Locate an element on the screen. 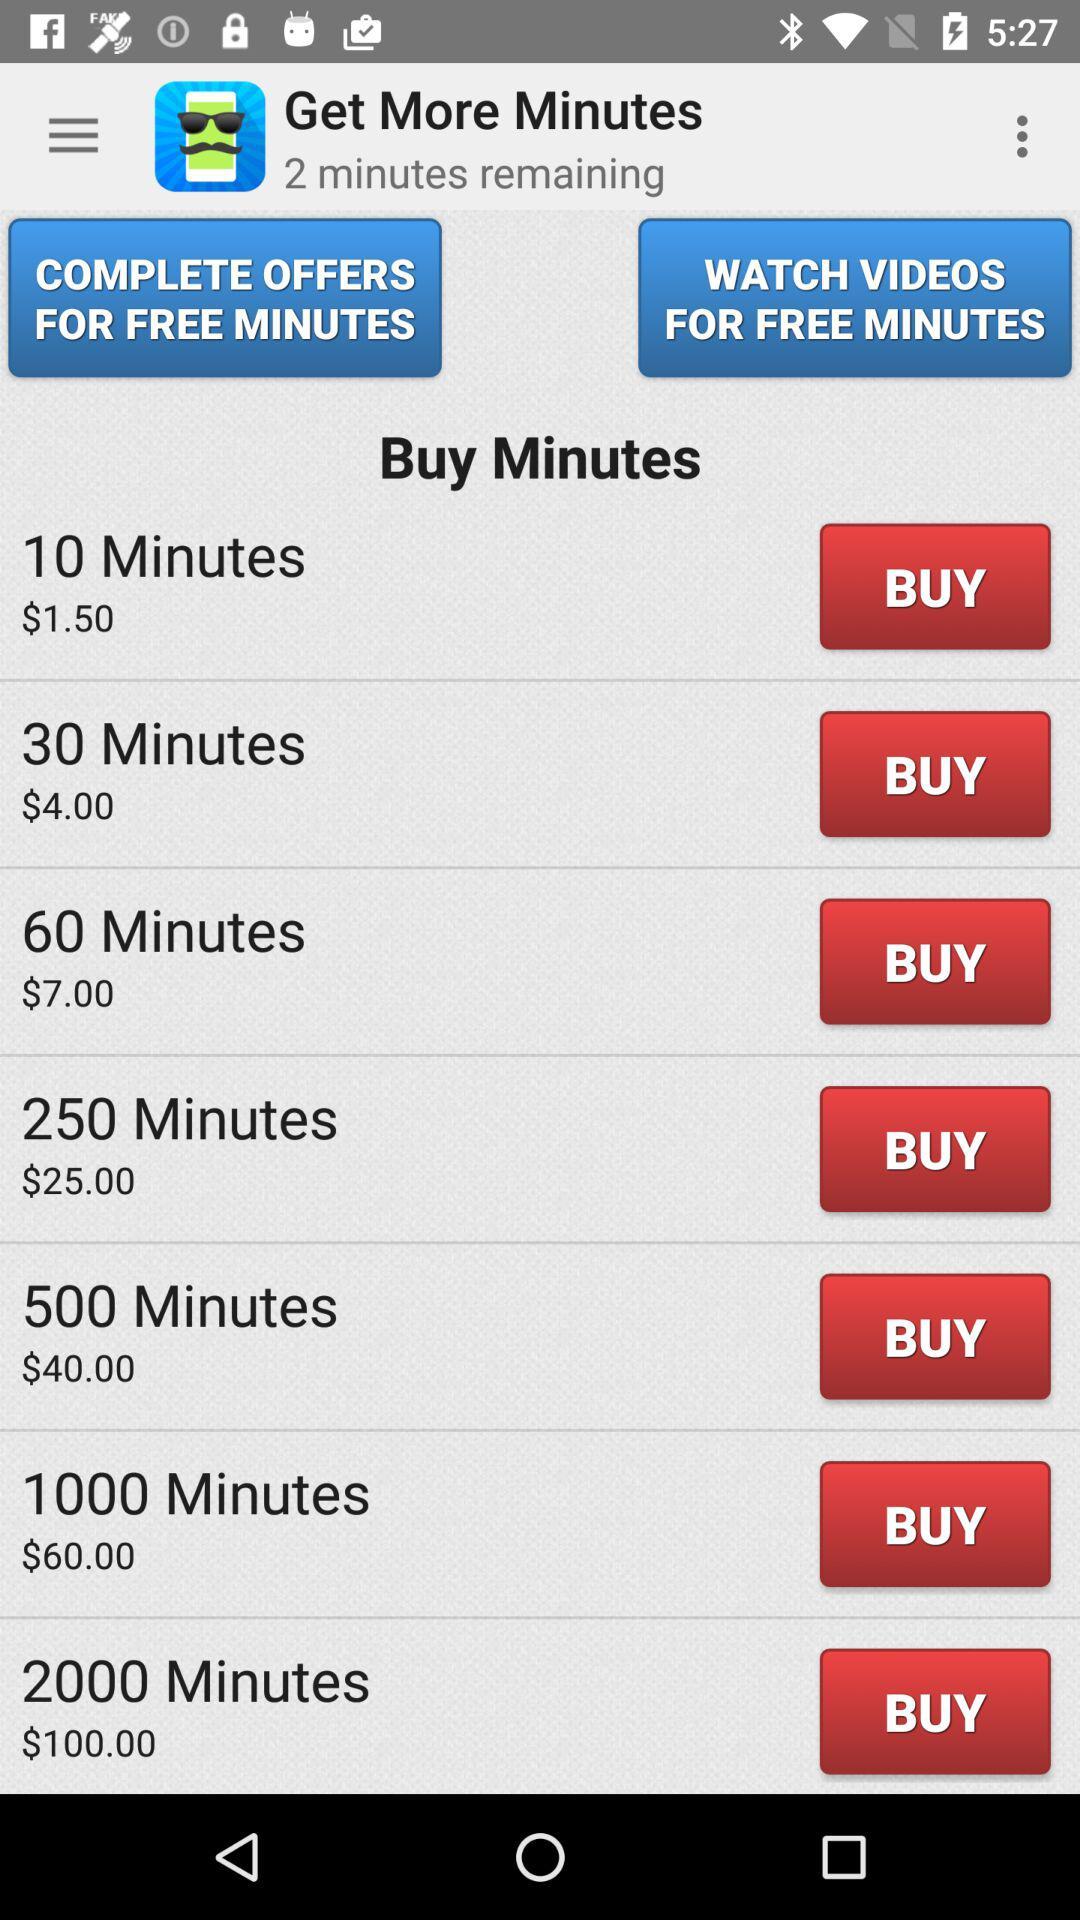 The image size is (1080, 1920). the icon below $25.00 icon is located at coordinates (180, 1303).